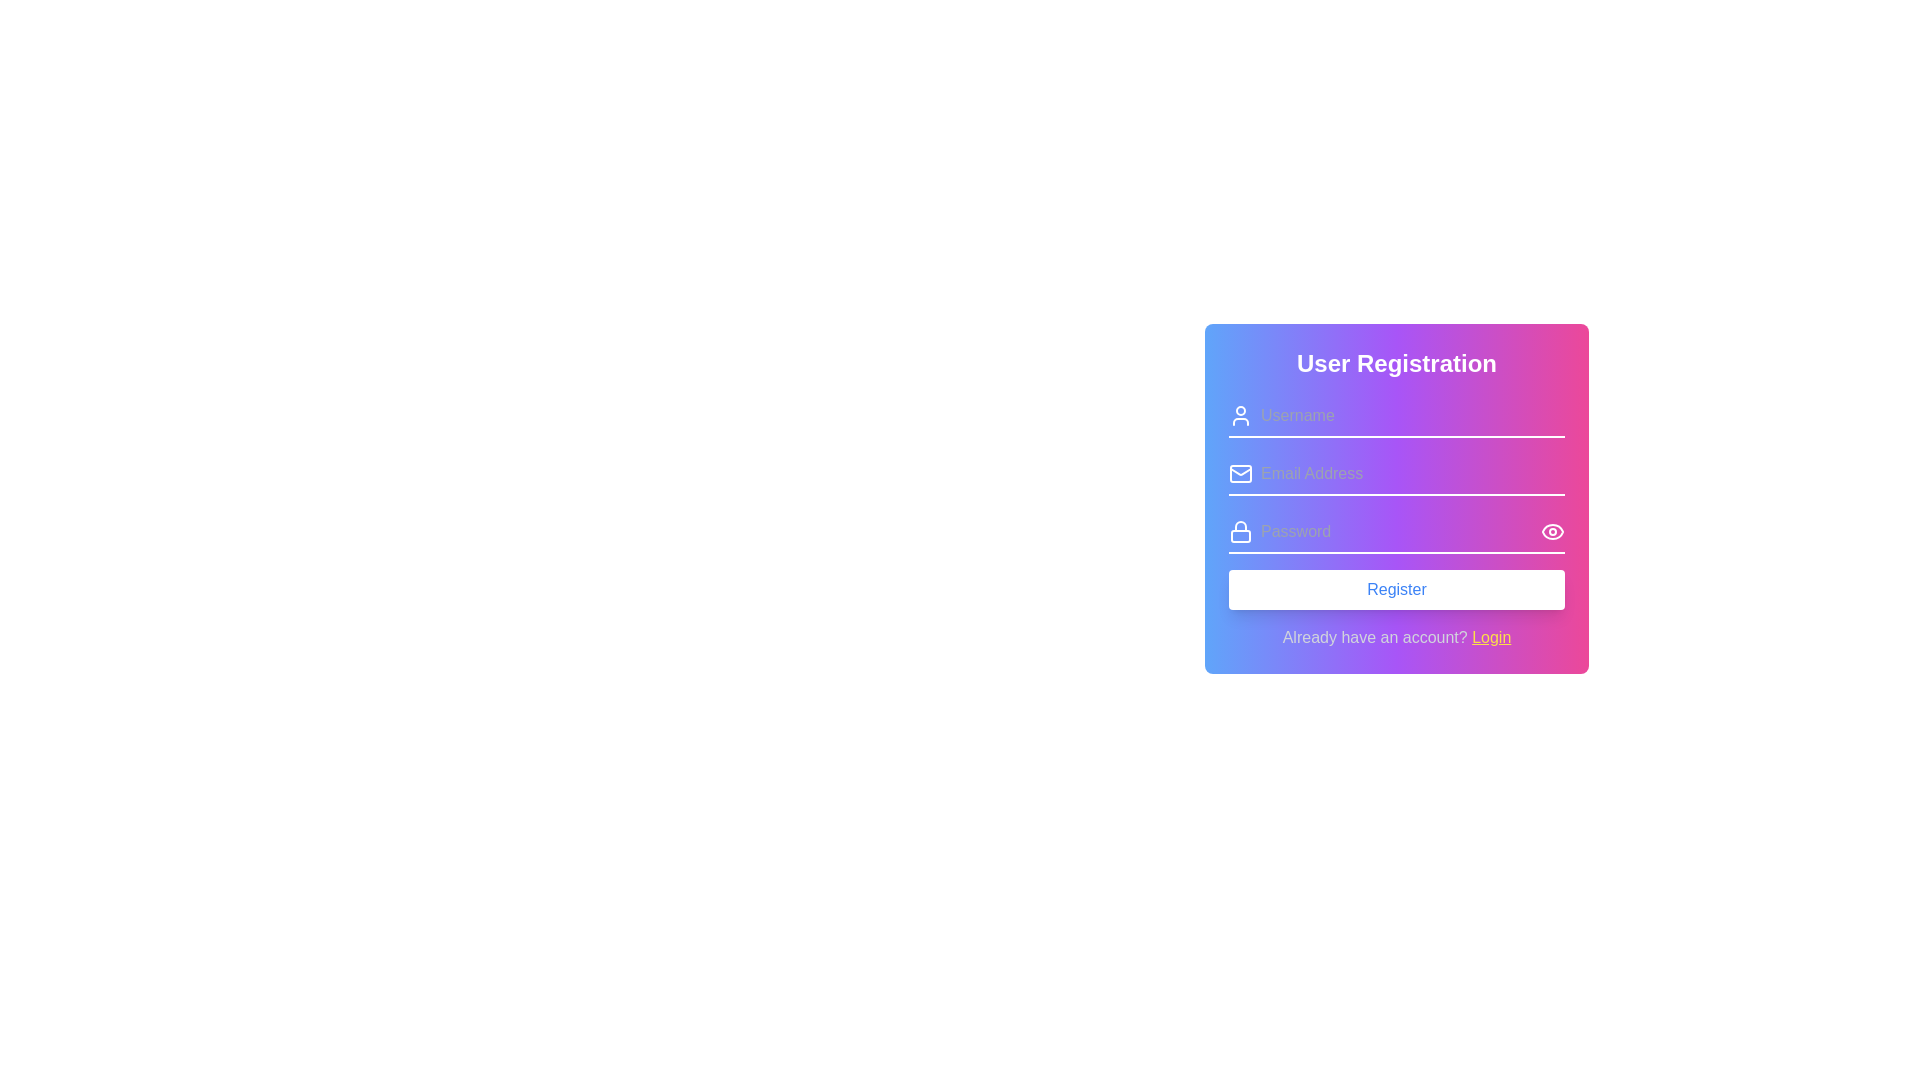  Describe the element at coordinates (1240, 415) in the screenshot. I see `the user icon styled as an outline of a person, located to the left of the 'Username' input field in the User Registration form panel` at that location.